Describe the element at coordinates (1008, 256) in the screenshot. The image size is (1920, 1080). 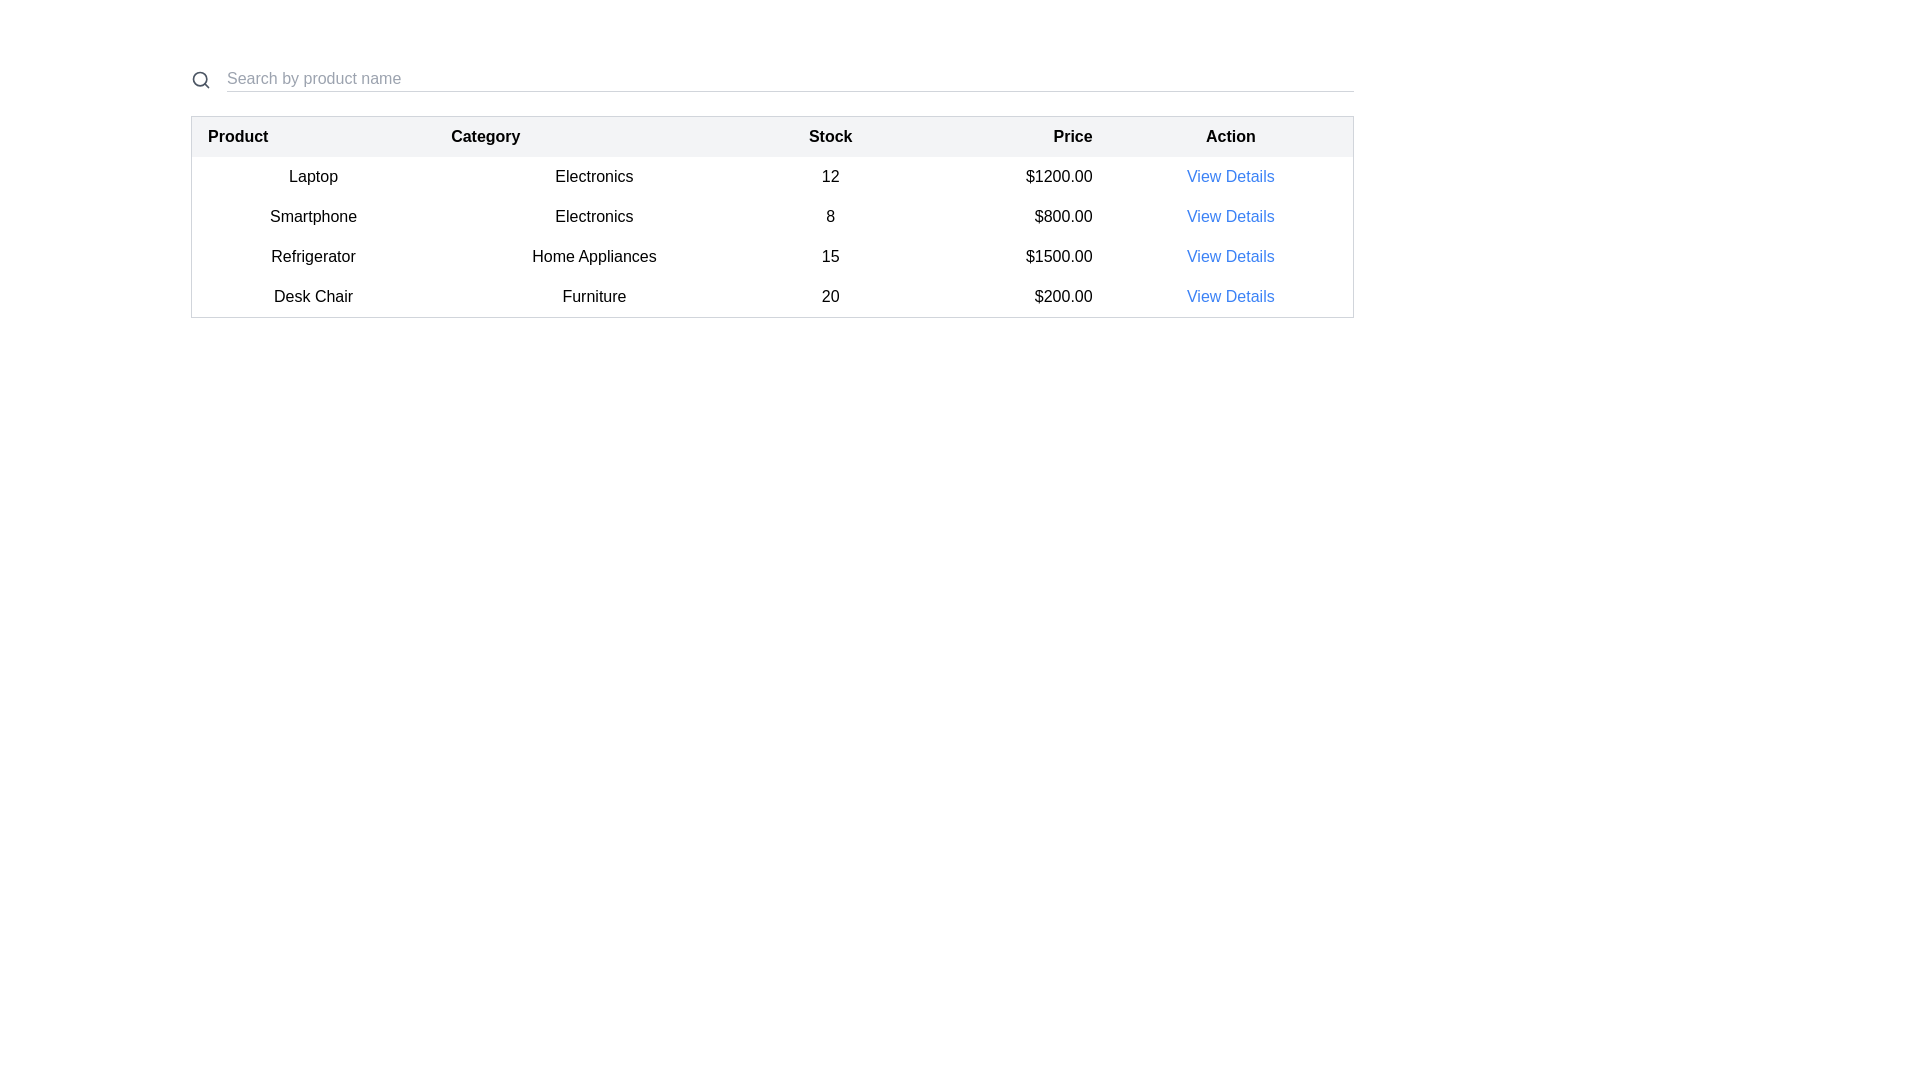
I see `the price display for the product 'Refrigerator' located in the fourth column of the third row of the table` at that location.